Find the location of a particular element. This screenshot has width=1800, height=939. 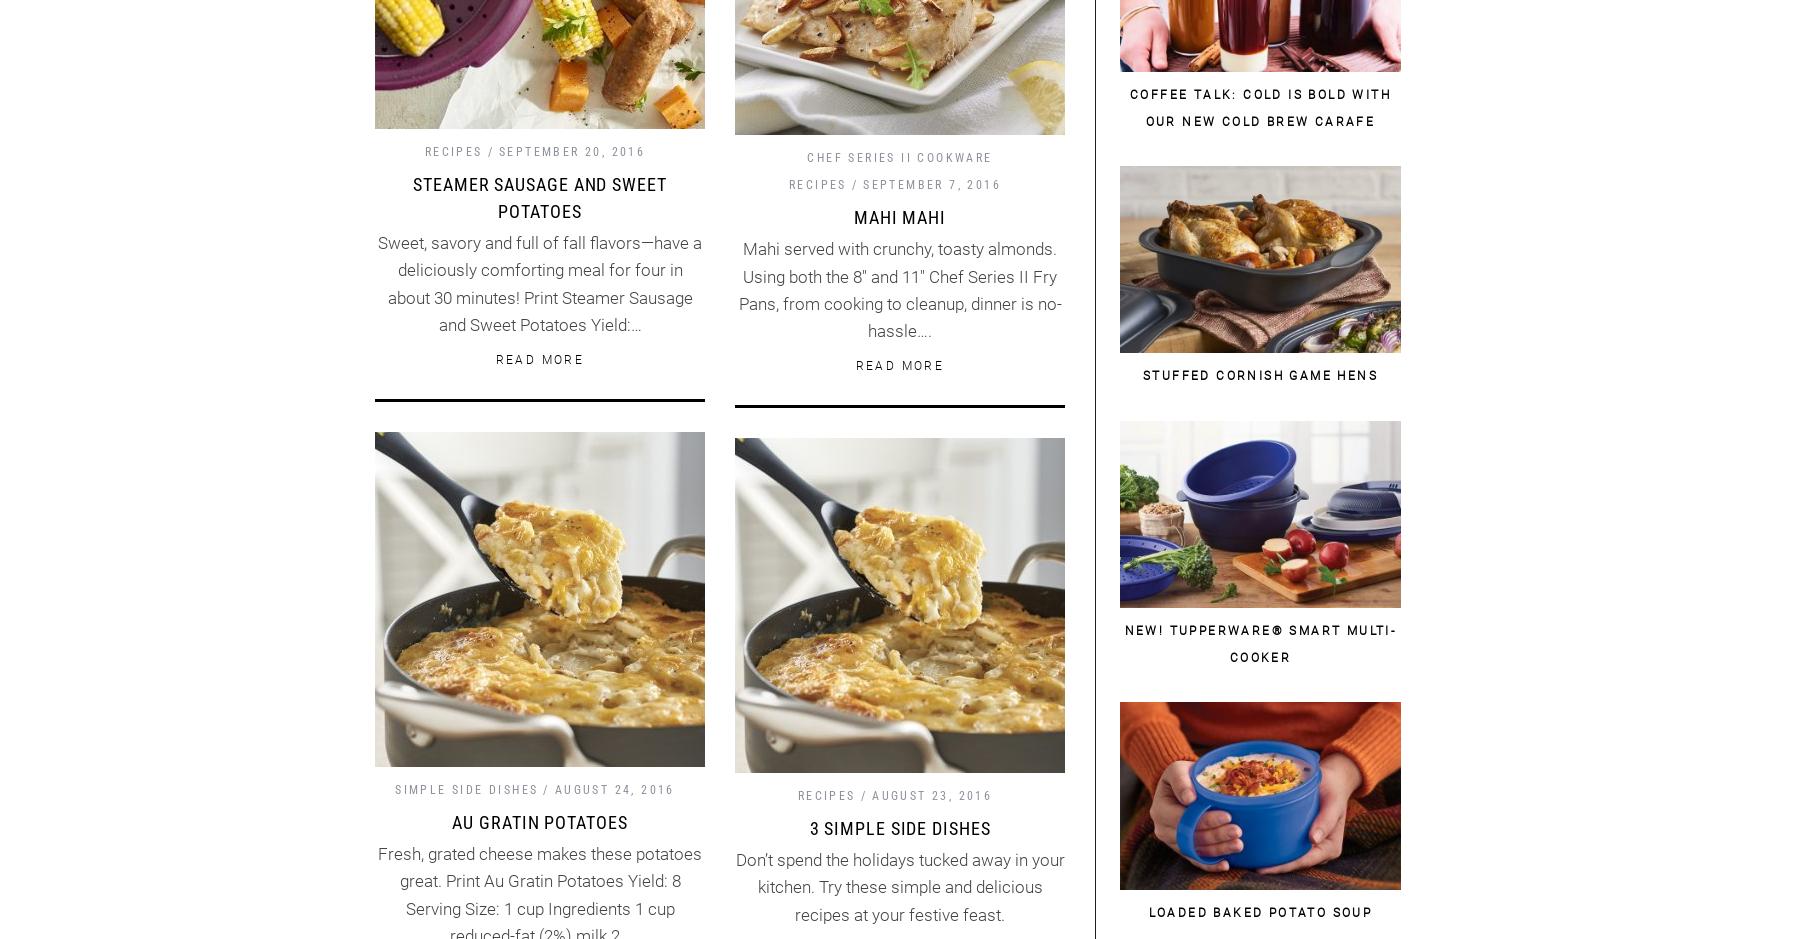

'Au Gratin Potatoes' is located at coordinates (450, 822).